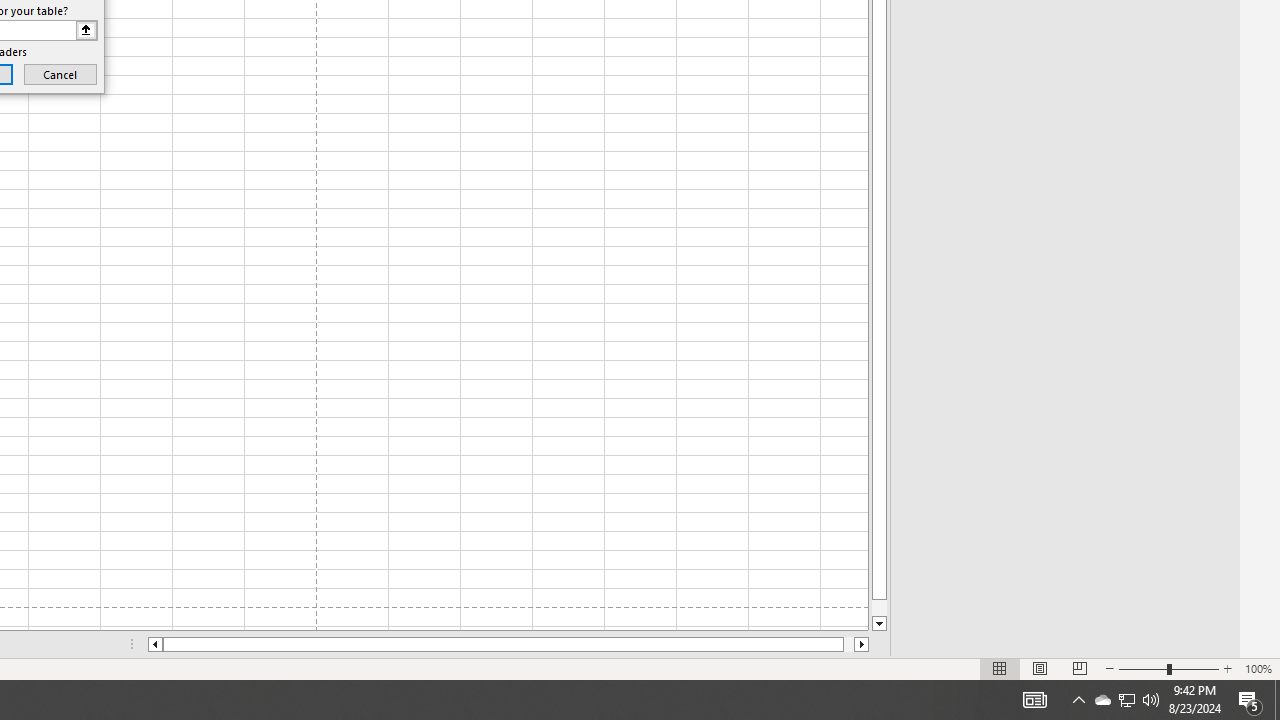 Image resolution: width=1280 pixels, height=720 pixels. I want to click on 'Class: NetUIScrollBar', so click(508, 644).